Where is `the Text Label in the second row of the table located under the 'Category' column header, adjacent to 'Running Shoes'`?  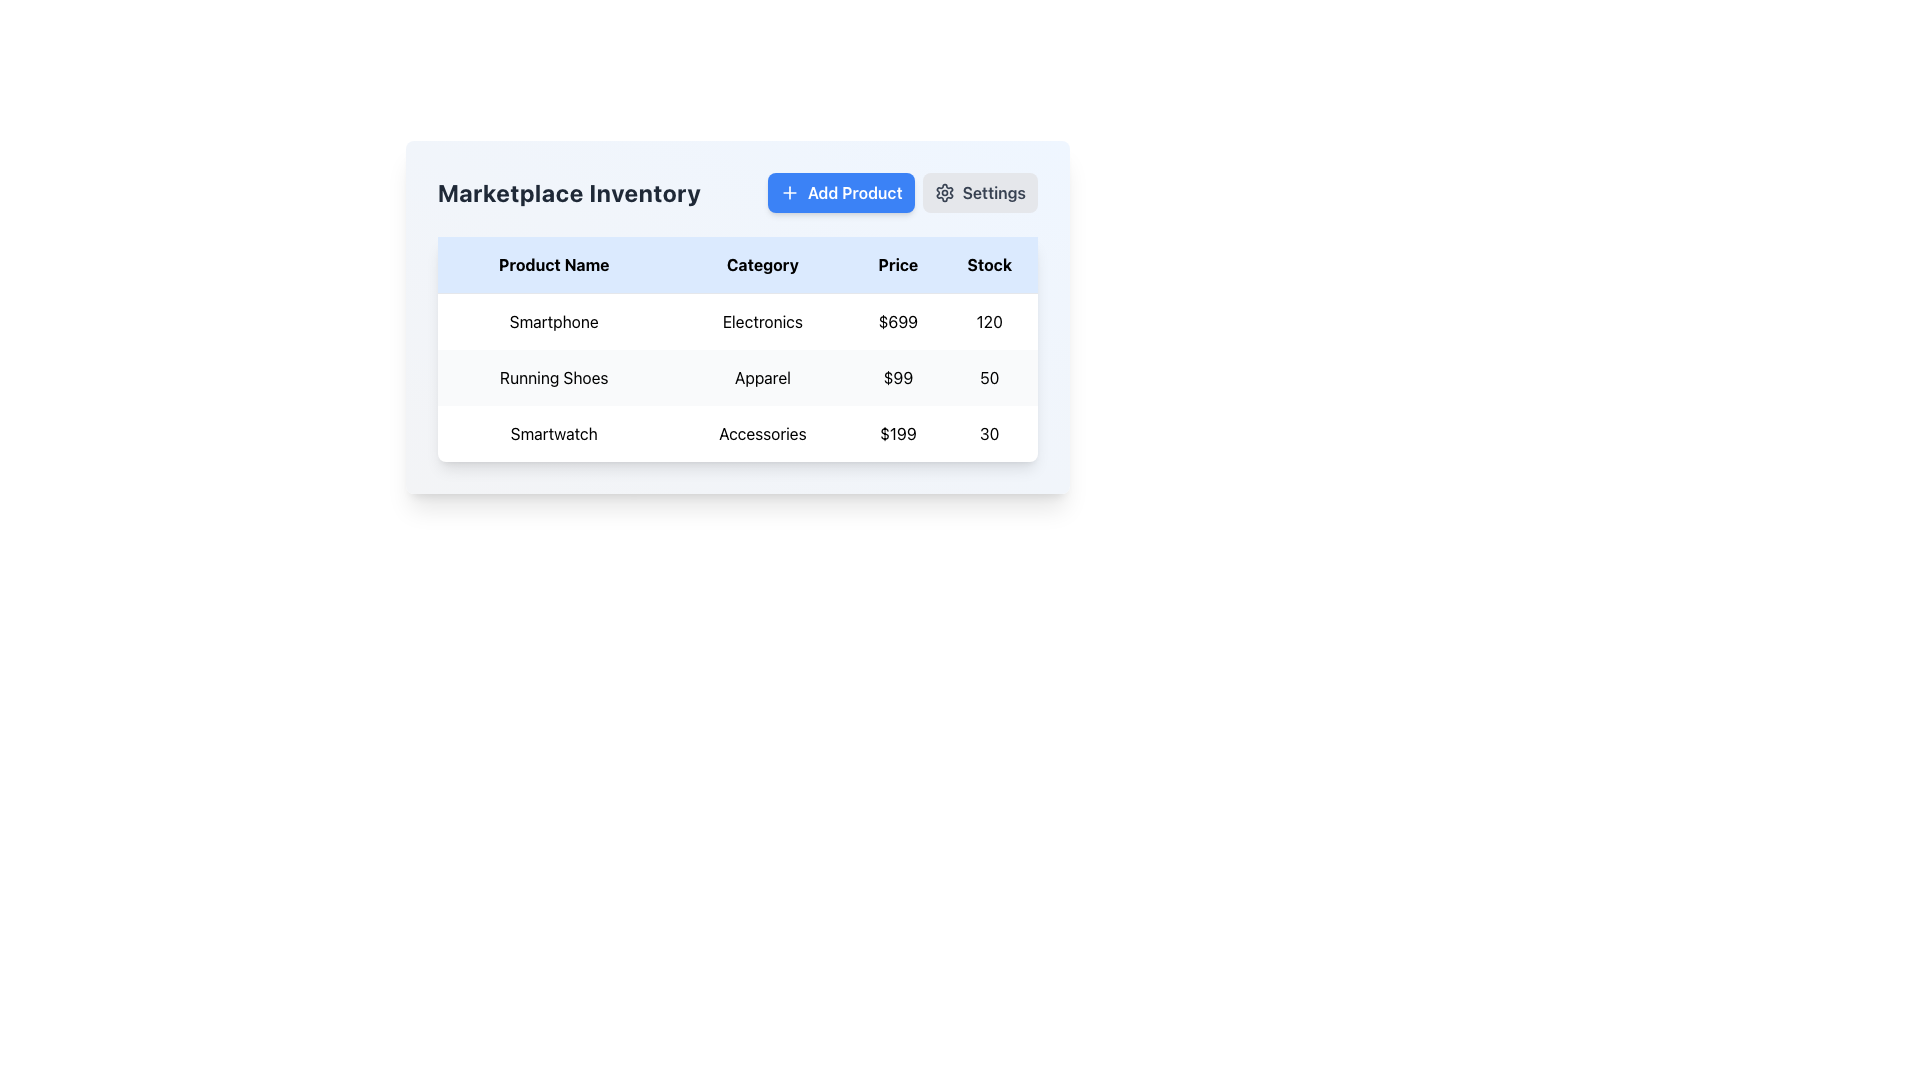
the Text Label in the second row of the table located under the 'Category' column header, adjacent to 'Running Shoes' is located at coordinates (761, 378).